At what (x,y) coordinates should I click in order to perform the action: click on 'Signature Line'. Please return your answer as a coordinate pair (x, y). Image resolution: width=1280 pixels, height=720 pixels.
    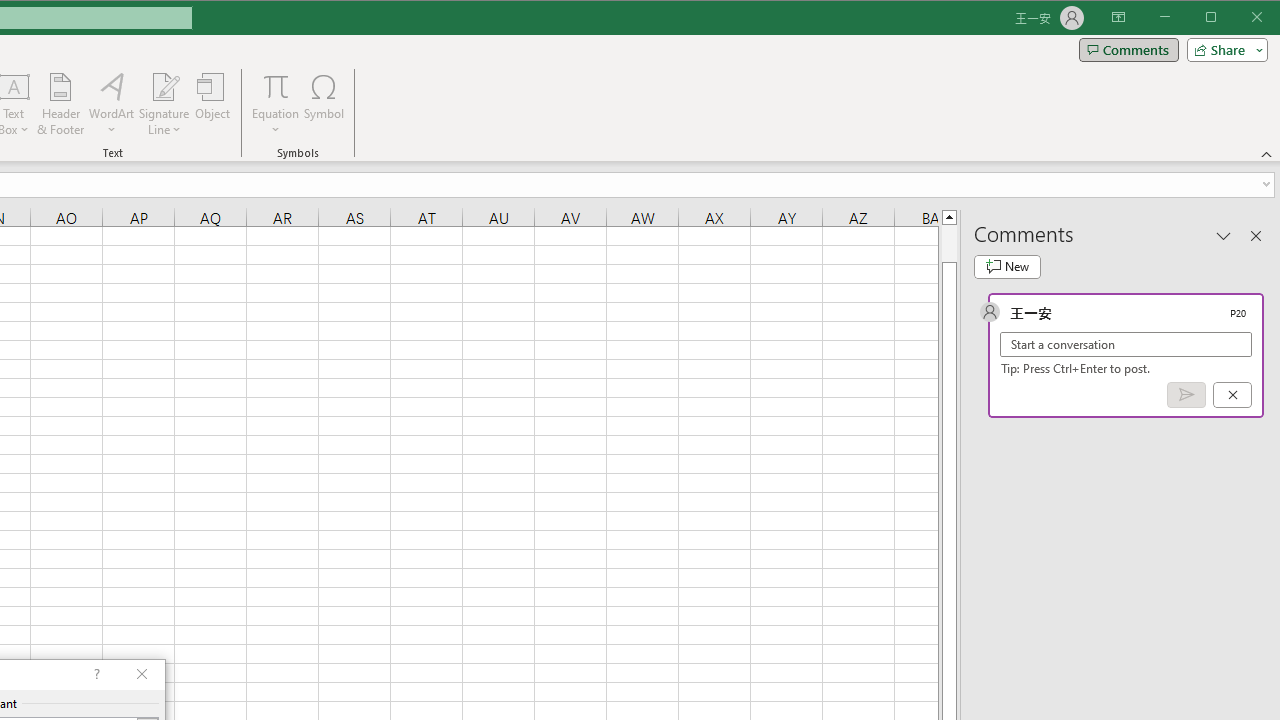
    Looking at the image, I should click on (164, 104).